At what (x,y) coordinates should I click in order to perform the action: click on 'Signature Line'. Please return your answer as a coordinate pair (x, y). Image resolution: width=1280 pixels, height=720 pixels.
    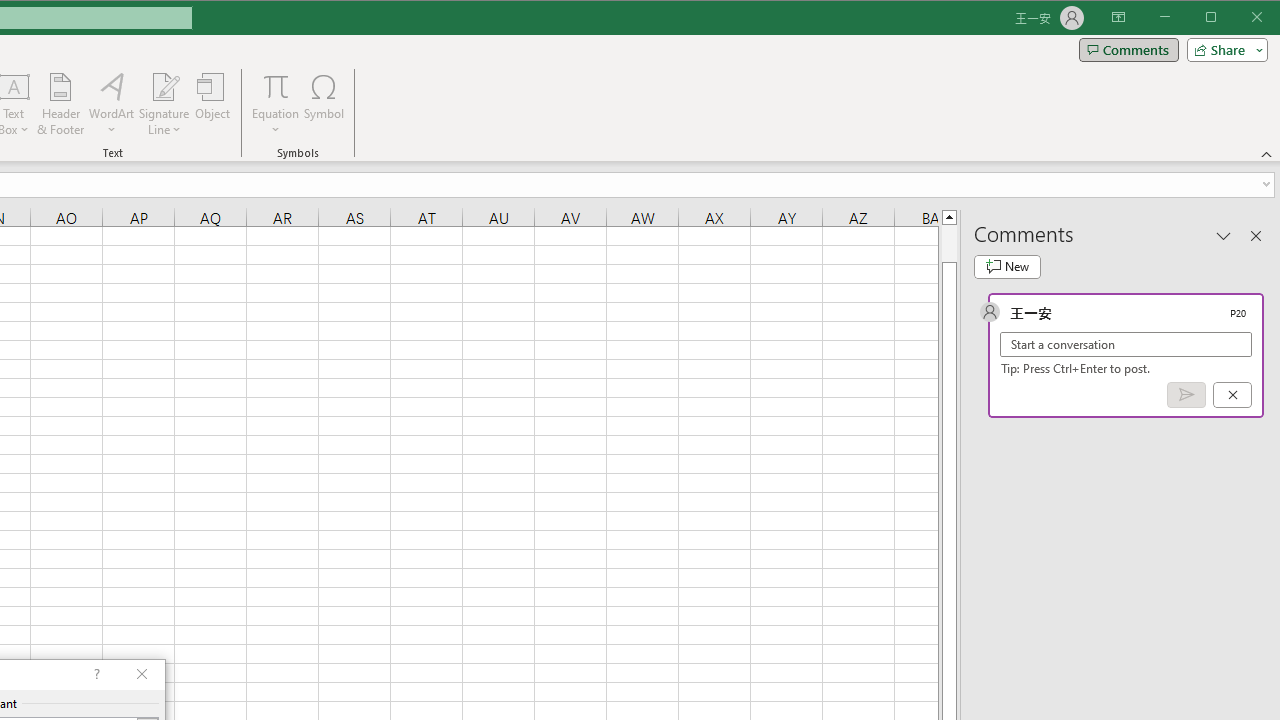
    Looking at the image, I should click on (164, 104).